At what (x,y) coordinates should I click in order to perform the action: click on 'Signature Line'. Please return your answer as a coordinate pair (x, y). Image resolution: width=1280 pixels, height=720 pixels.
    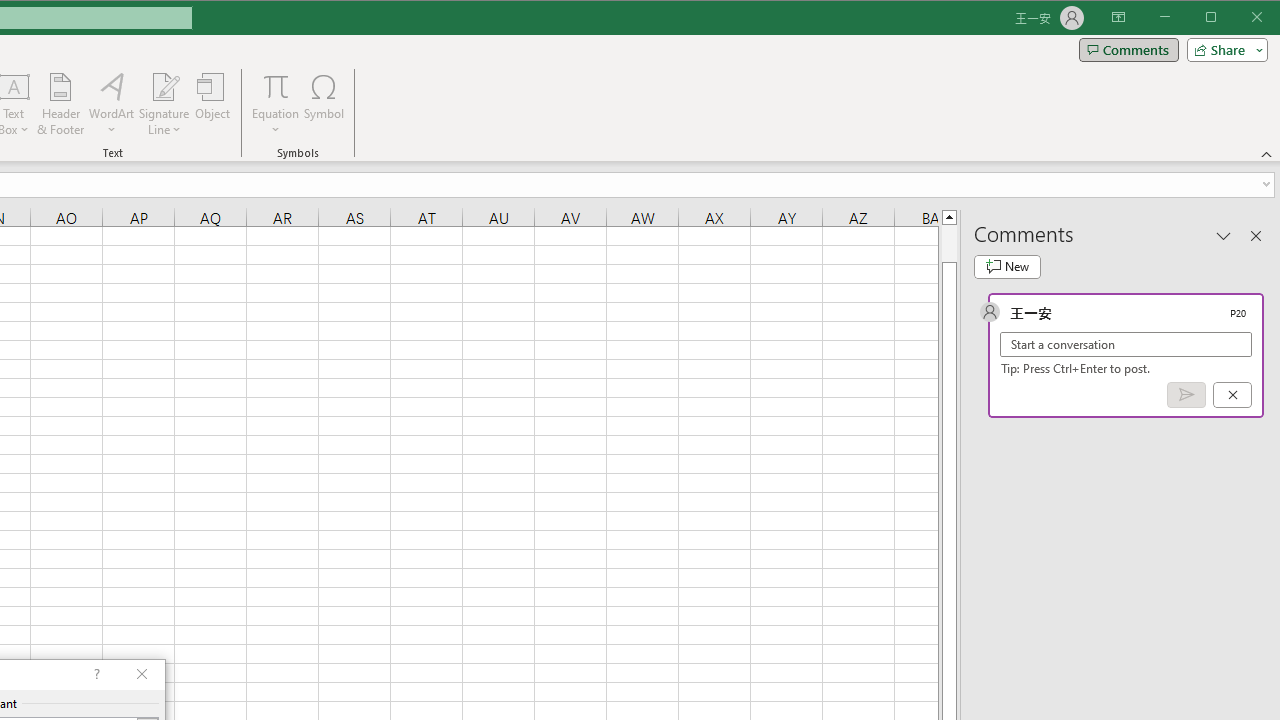
    Looking at the image, I should click on (164, 104).